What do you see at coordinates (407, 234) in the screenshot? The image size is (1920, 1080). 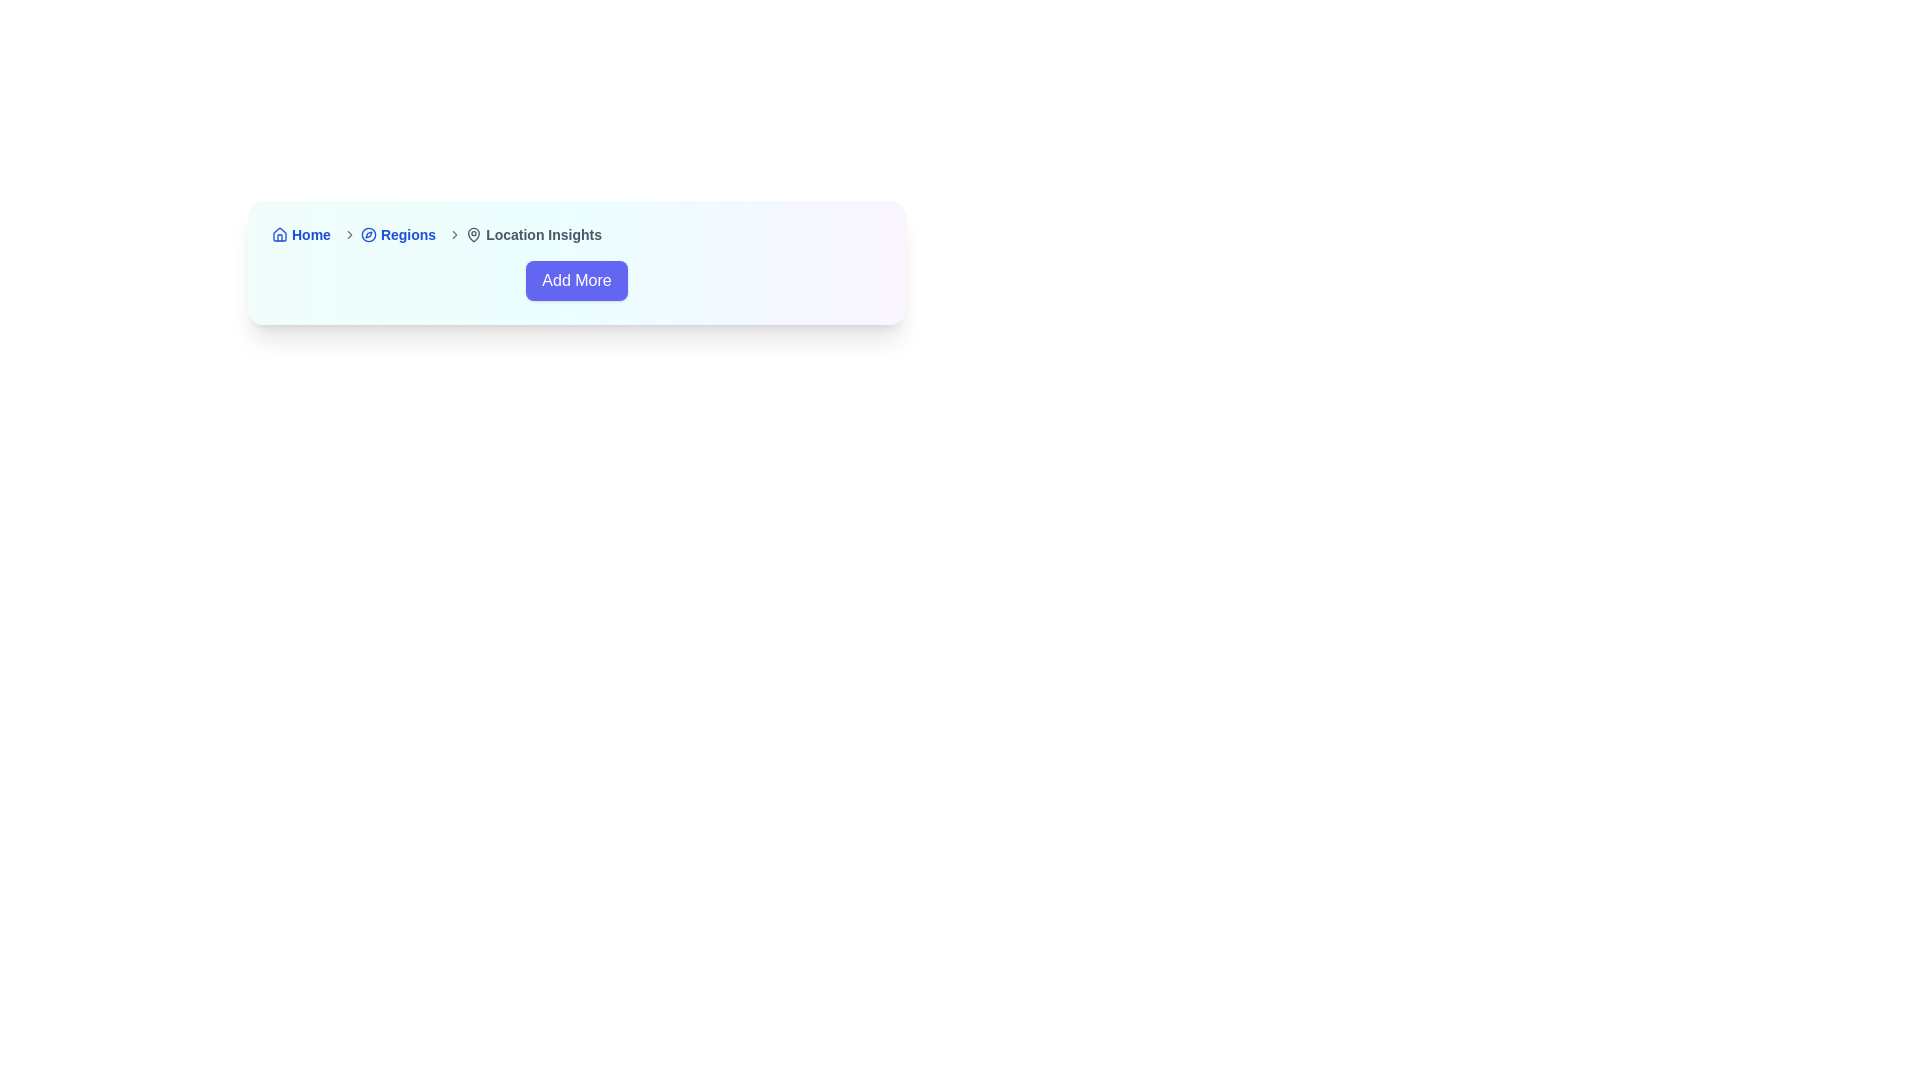 I see `the breadcrumb text link that directs to the 'Regions' section` at bounding box center [407, 234].